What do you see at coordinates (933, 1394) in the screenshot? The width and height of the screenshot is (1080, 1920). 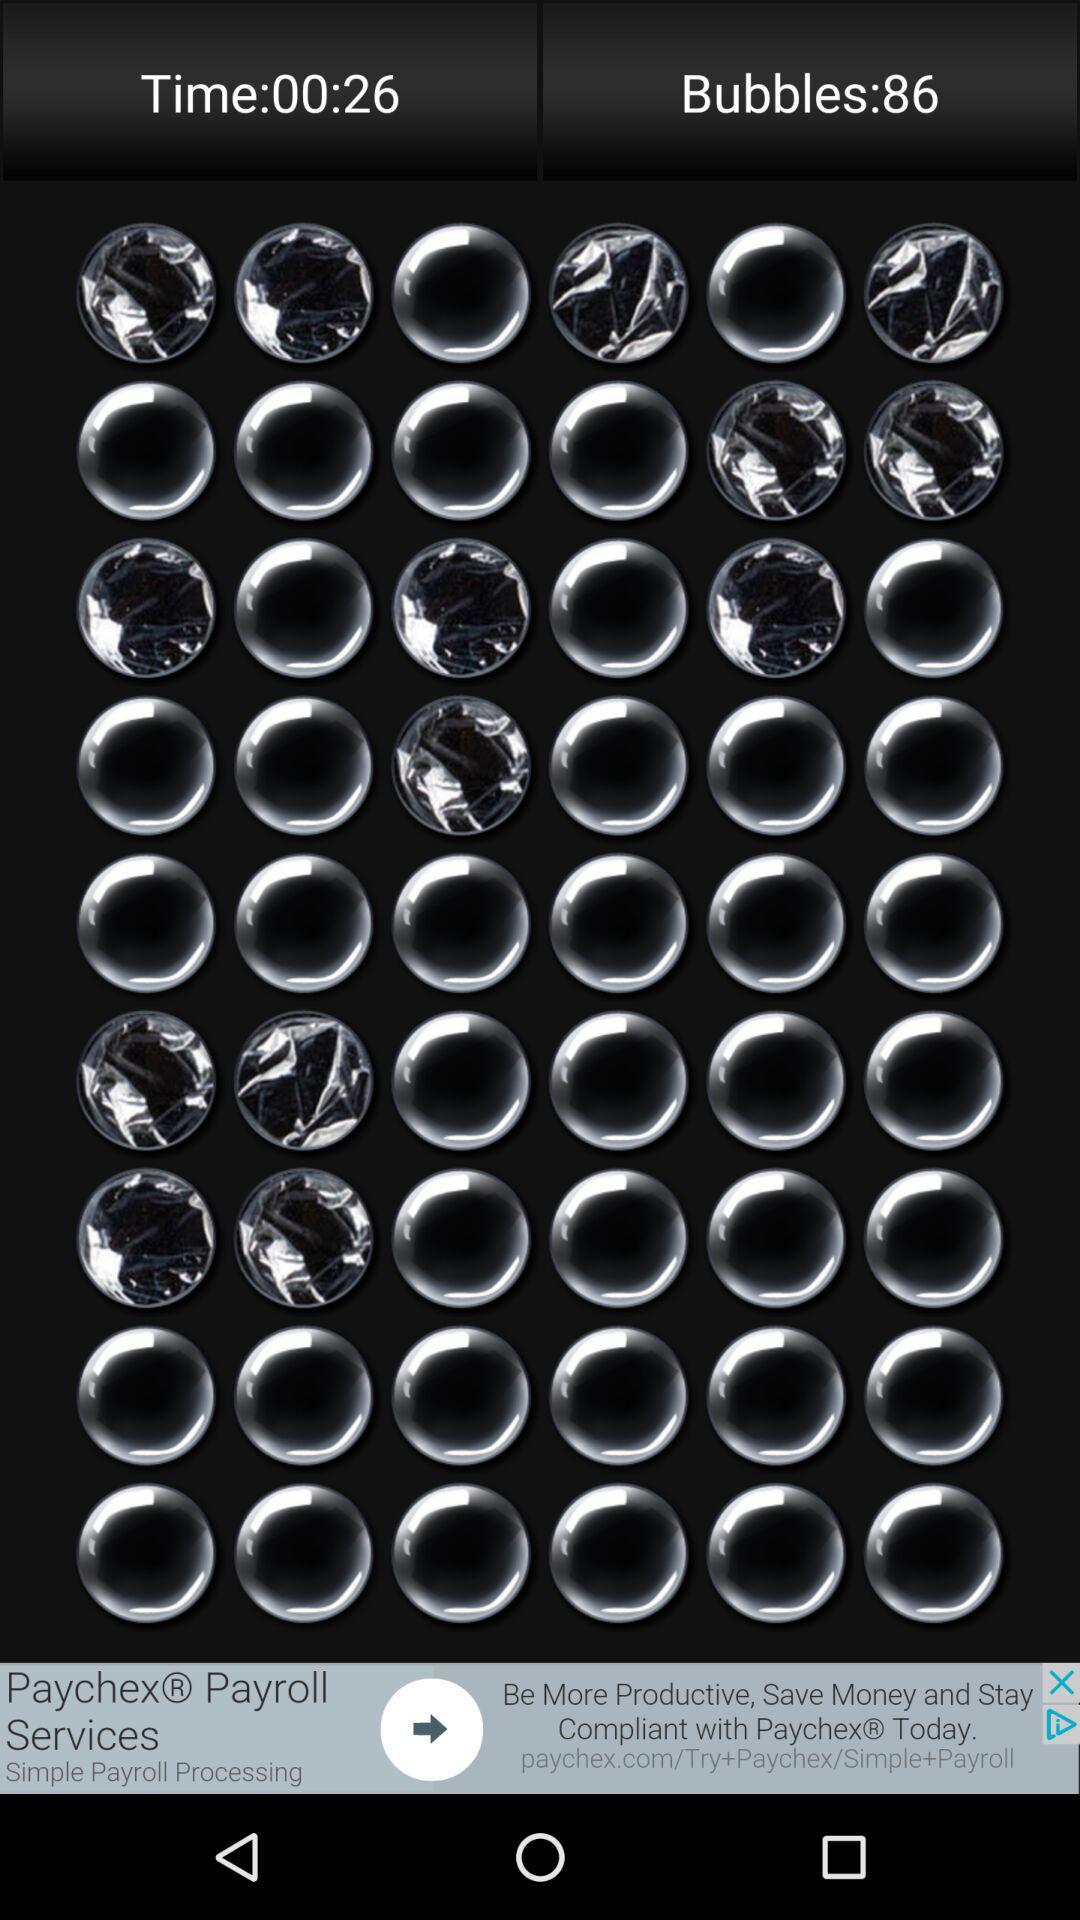 I see `option` at bounding box center [933, 1394].